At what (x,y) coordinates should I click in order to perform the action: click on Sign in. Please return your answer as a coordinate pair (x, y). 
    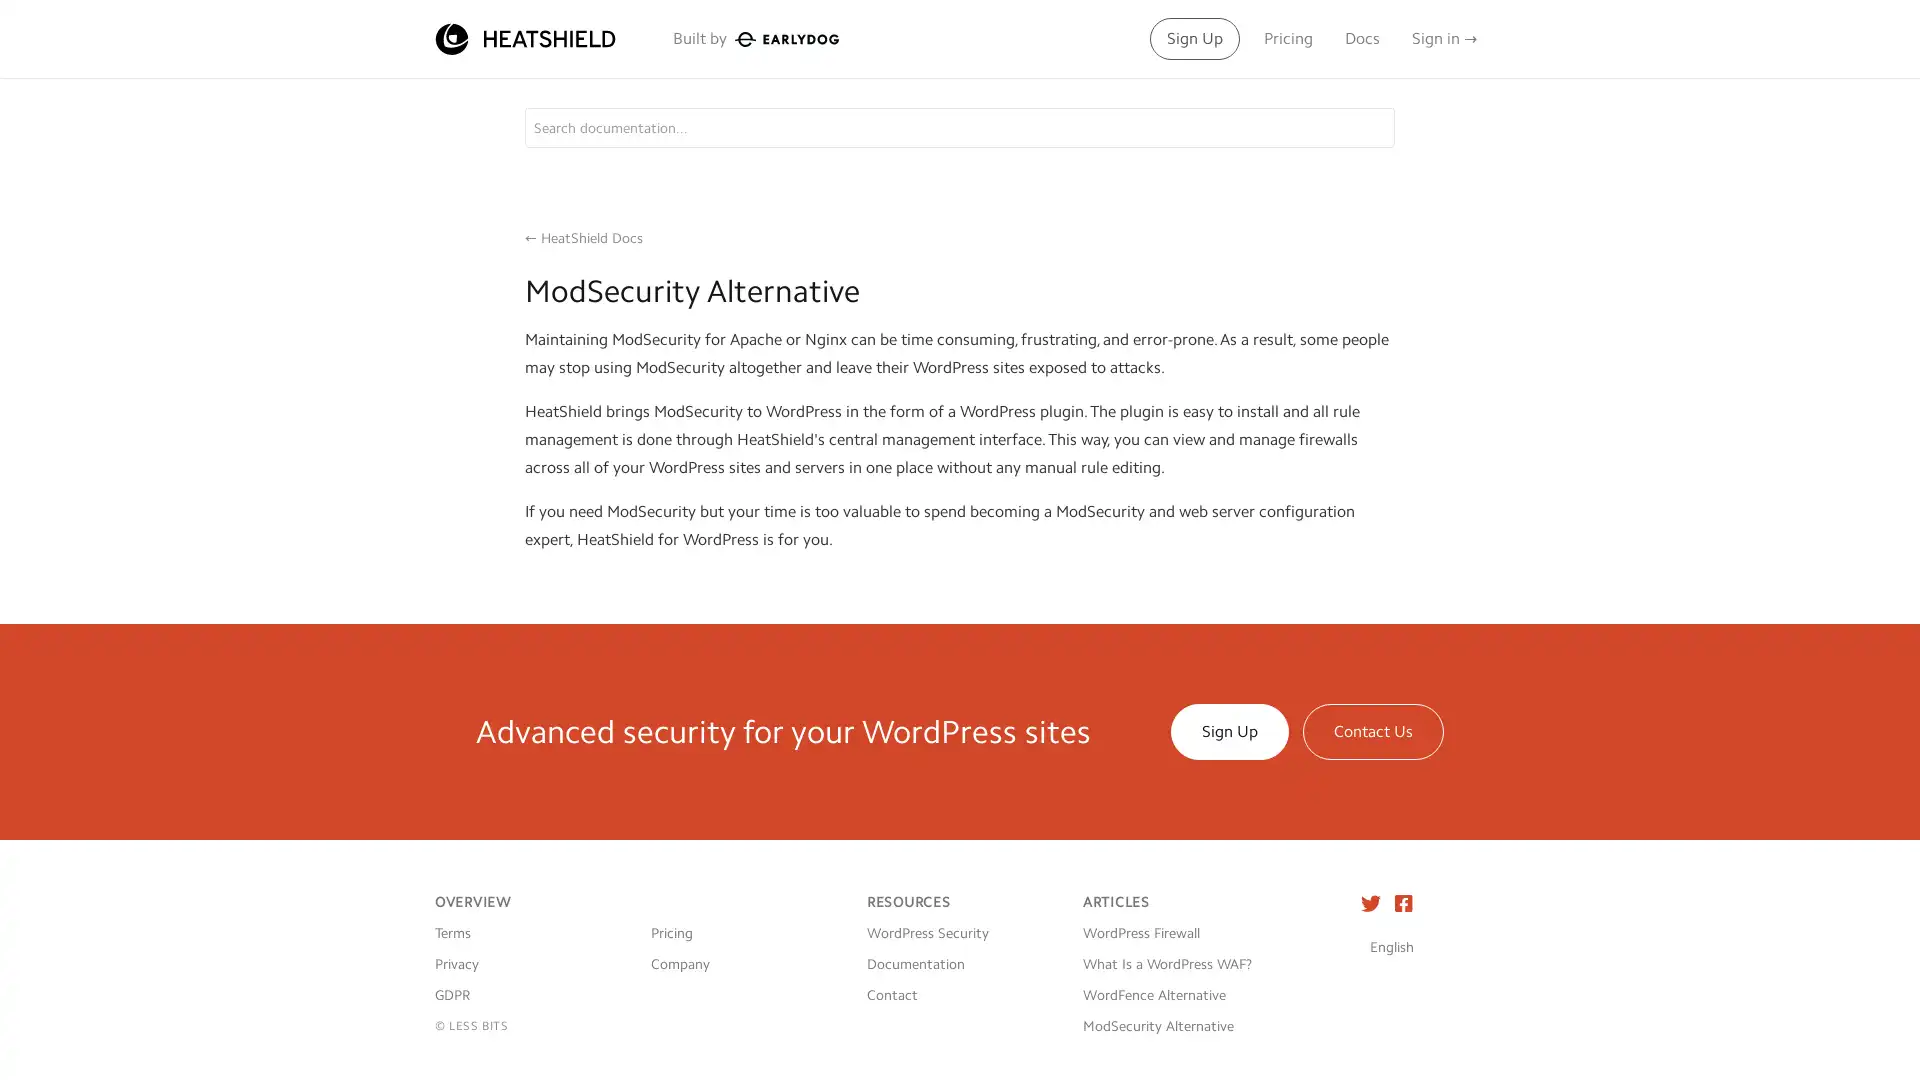
    Looking at the image, I should click on (1444, 38).